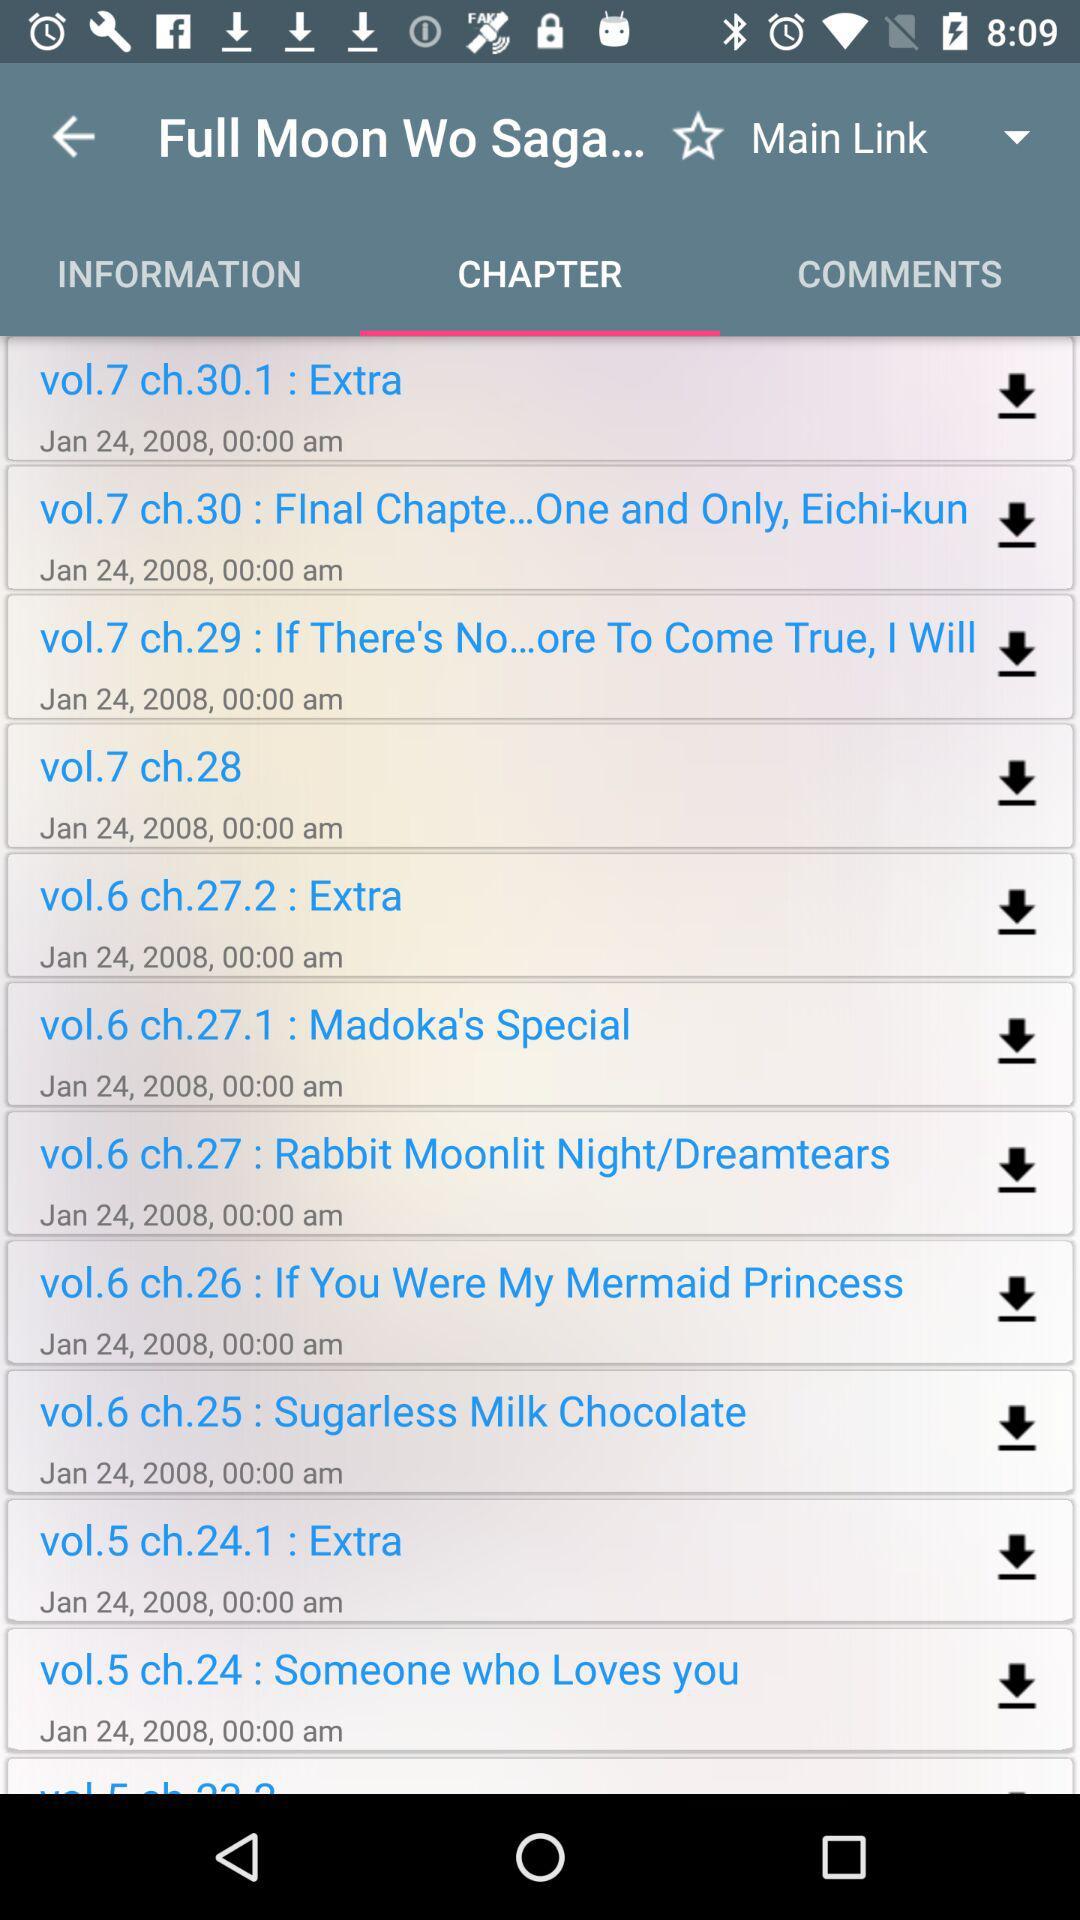 This screenshot has width=1080, height=1920. I want to click on download the chapter, so click(1017, 1041).